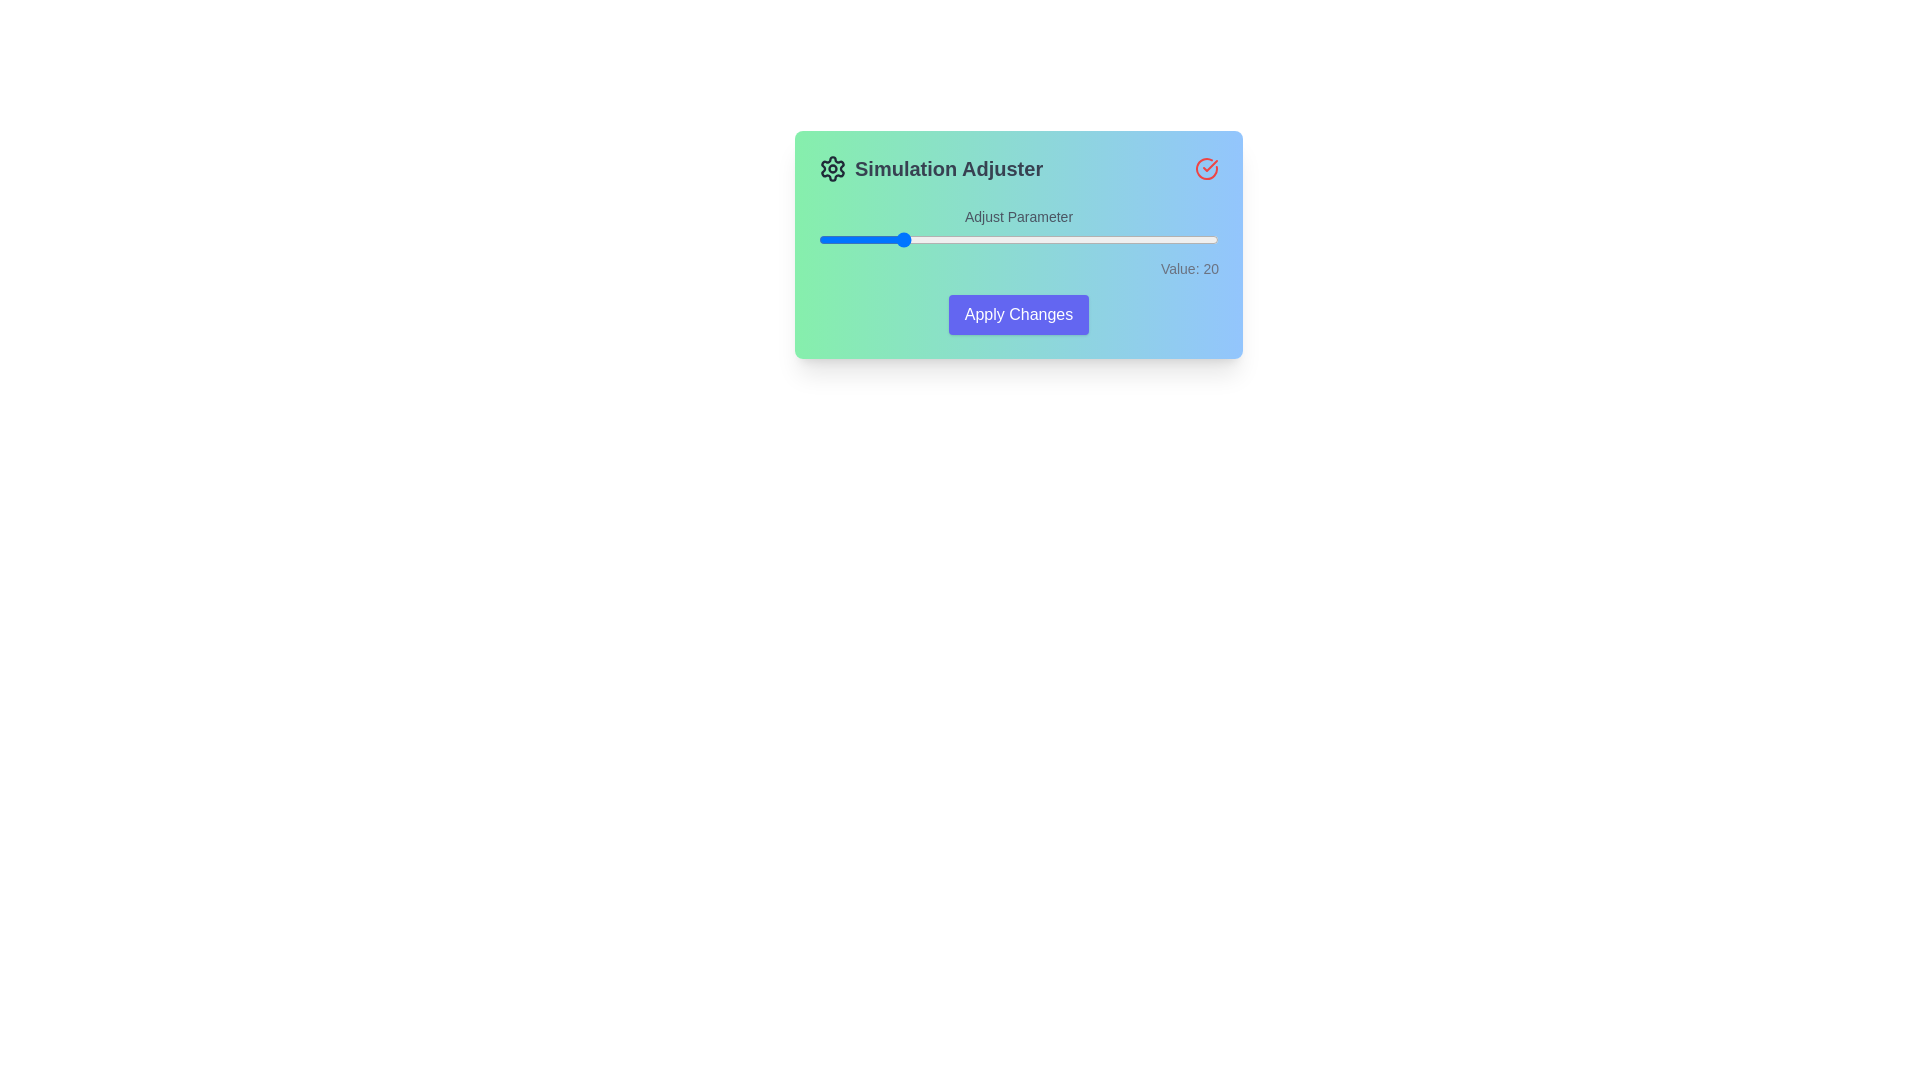 This screenshot has height=1080, width=1920. I want to click on 'Apply Changes' button to apply the changes, so click(1018, 315).